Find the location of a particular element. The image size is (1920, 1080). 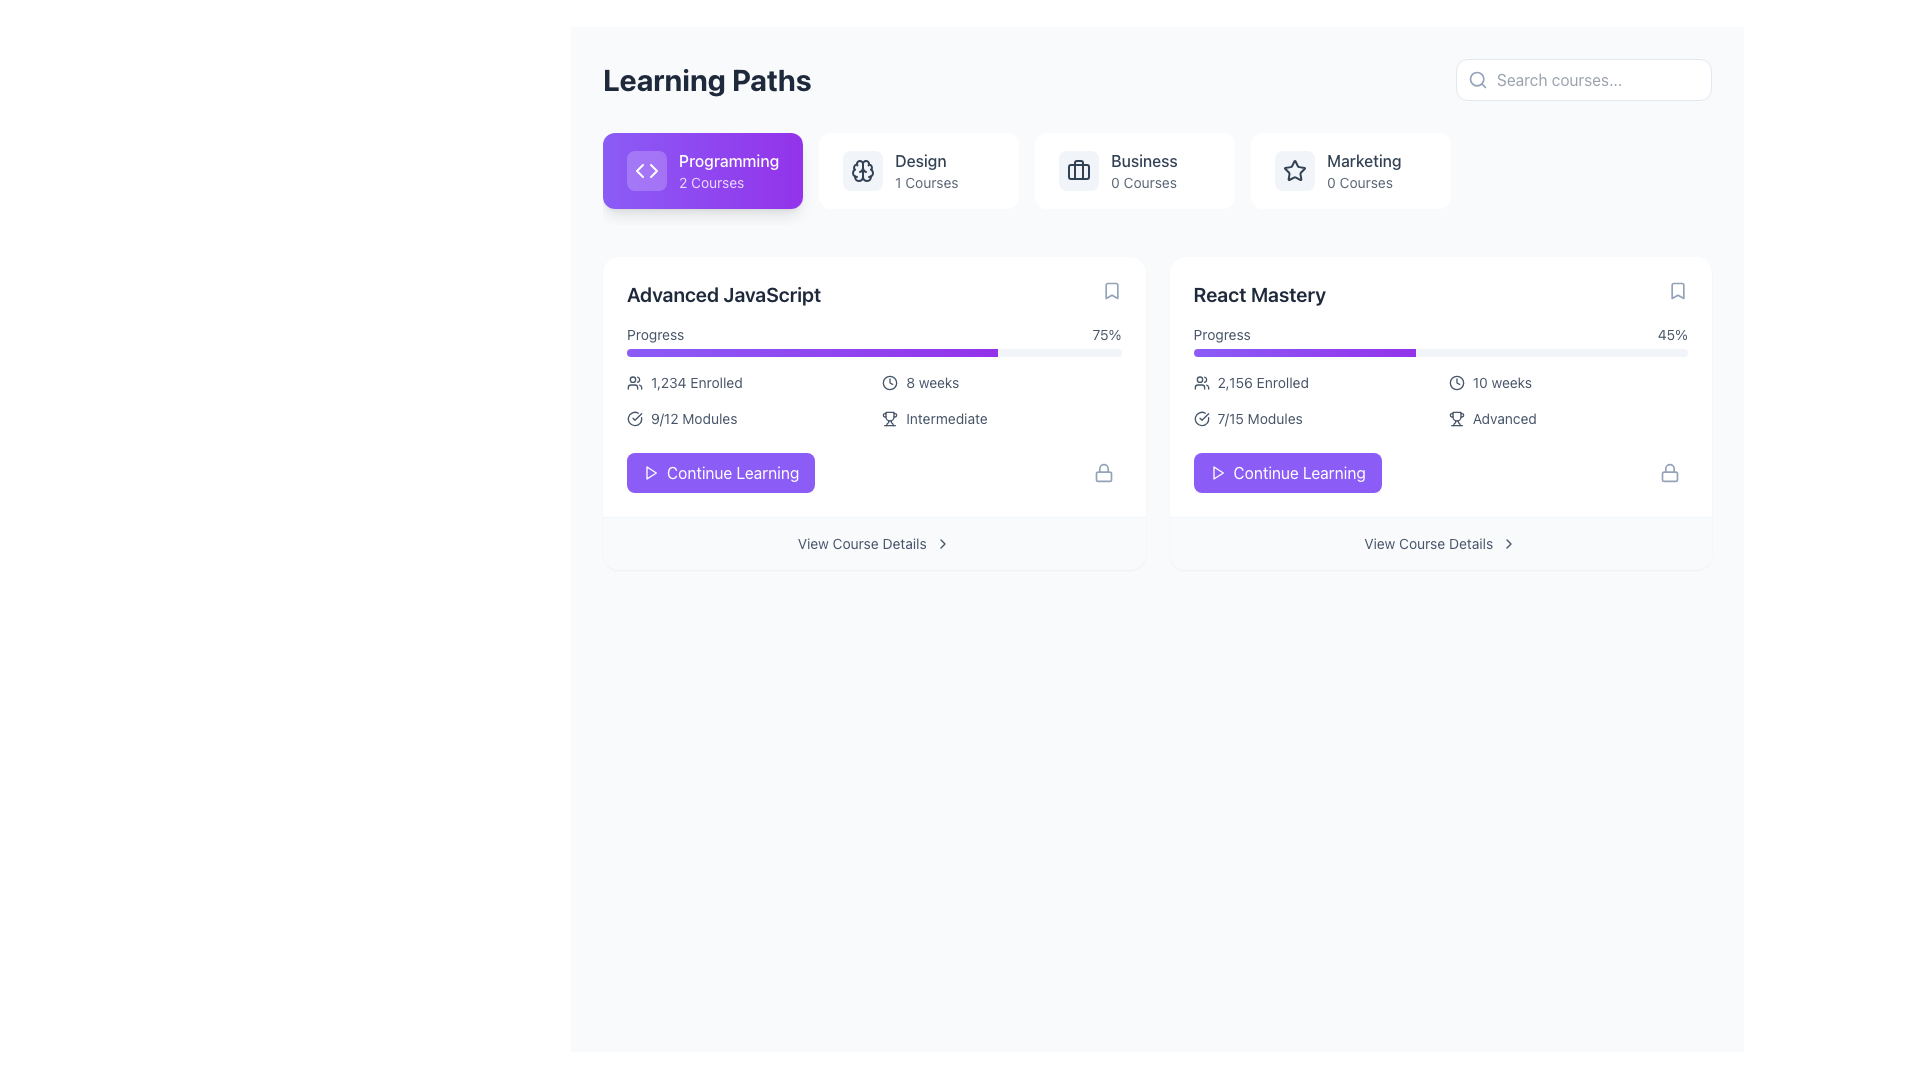

displayed course details from the 'React Mastery' Course Information Panel, which is located in the second position from the left of the horizontal list of course panels is located at coordinates (1440, 386).